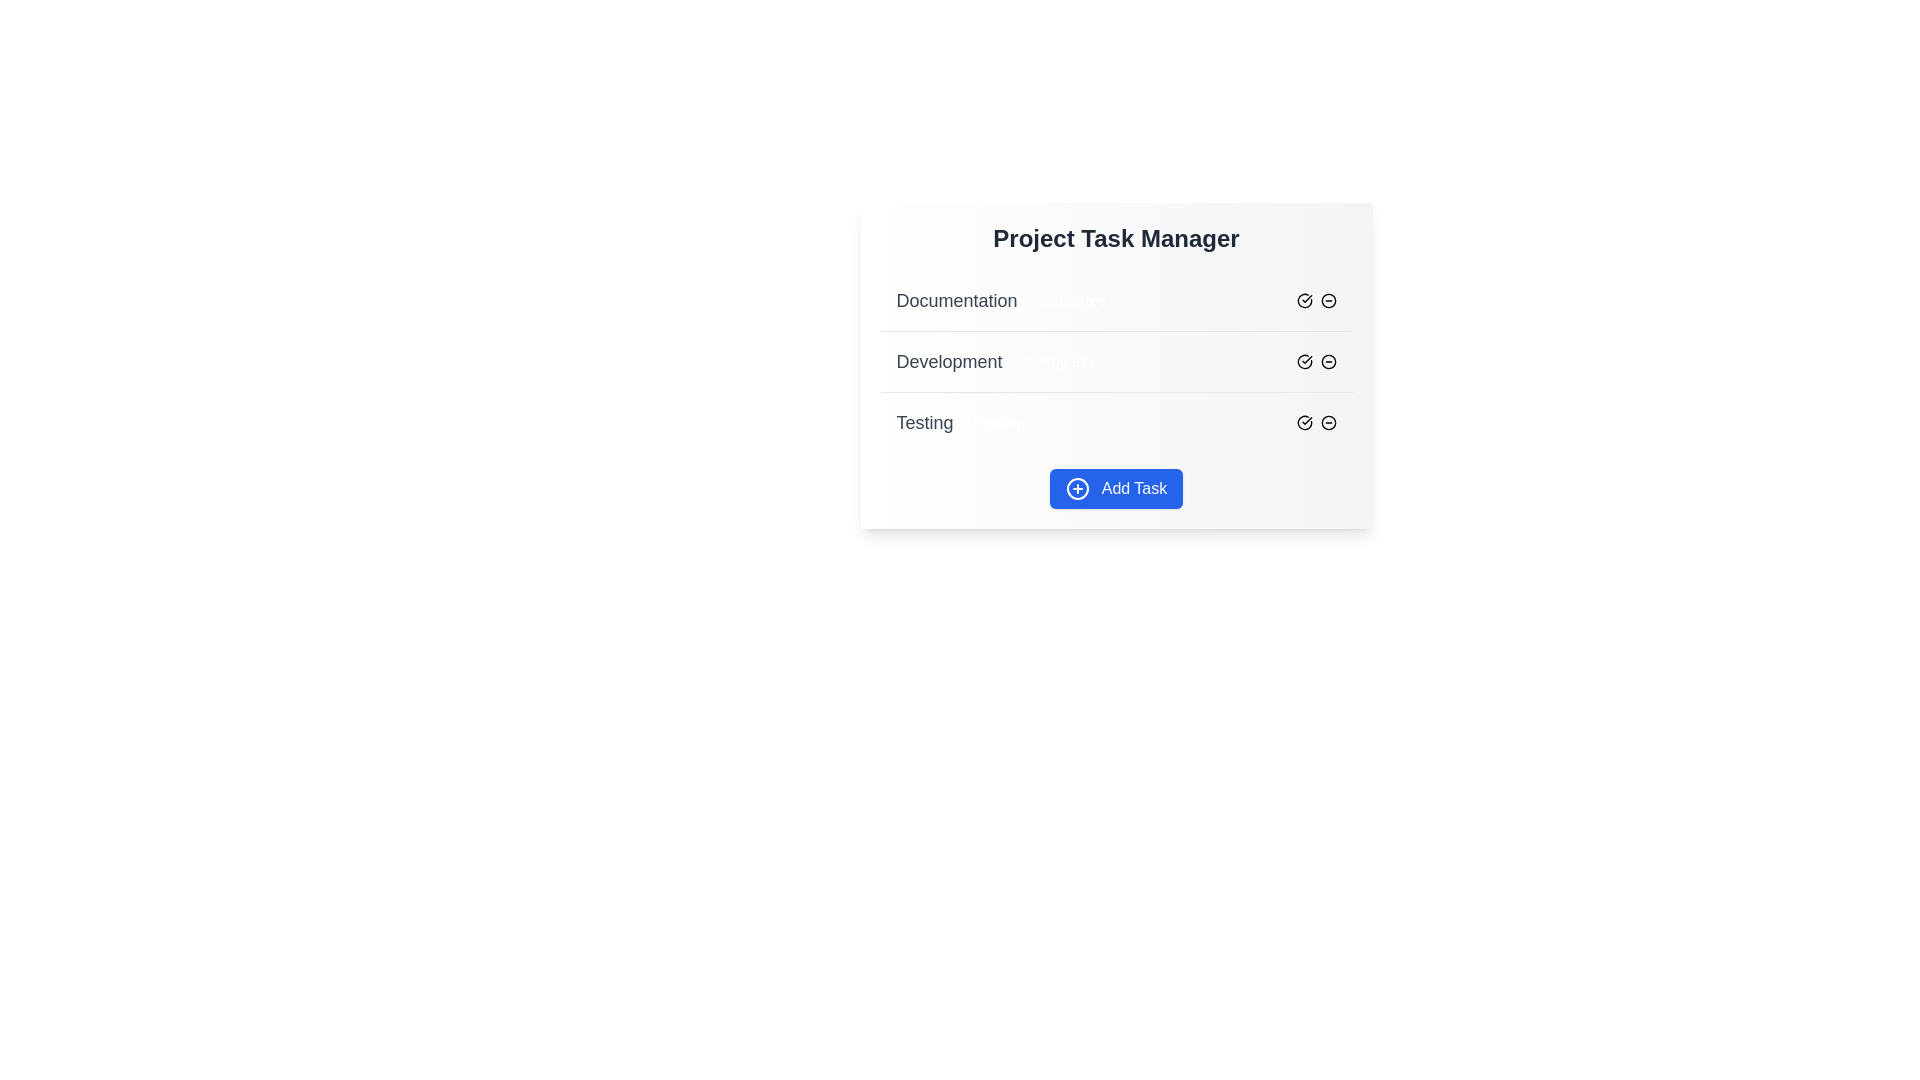  What do you see at coordinates (1304, 300) in the screenshot?
I see `the icon button for the 'Documentation' task` at bounding box center [1304, 300].